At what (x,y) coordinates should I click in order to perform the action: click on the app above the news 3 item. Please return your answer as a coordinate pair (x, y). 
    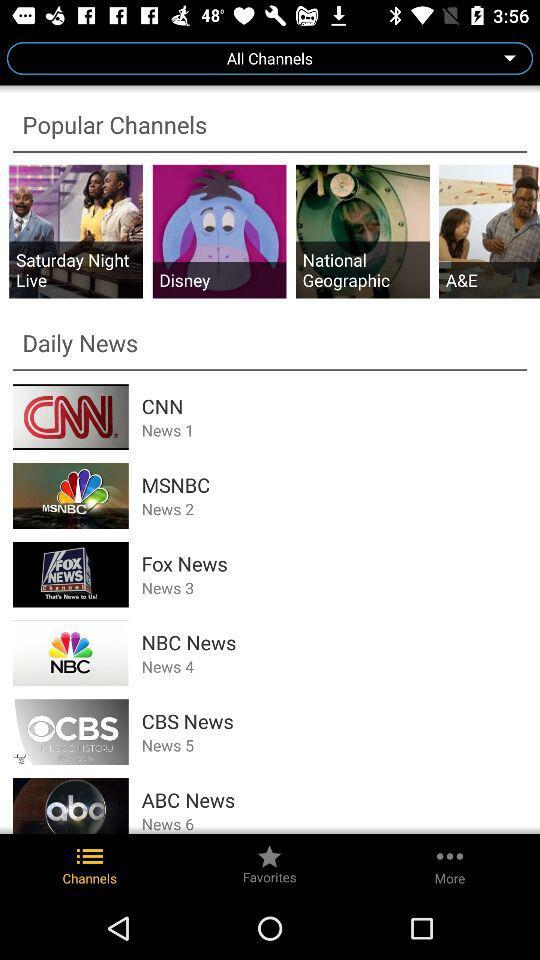
    Looking at the image, I should click on (334, 563).